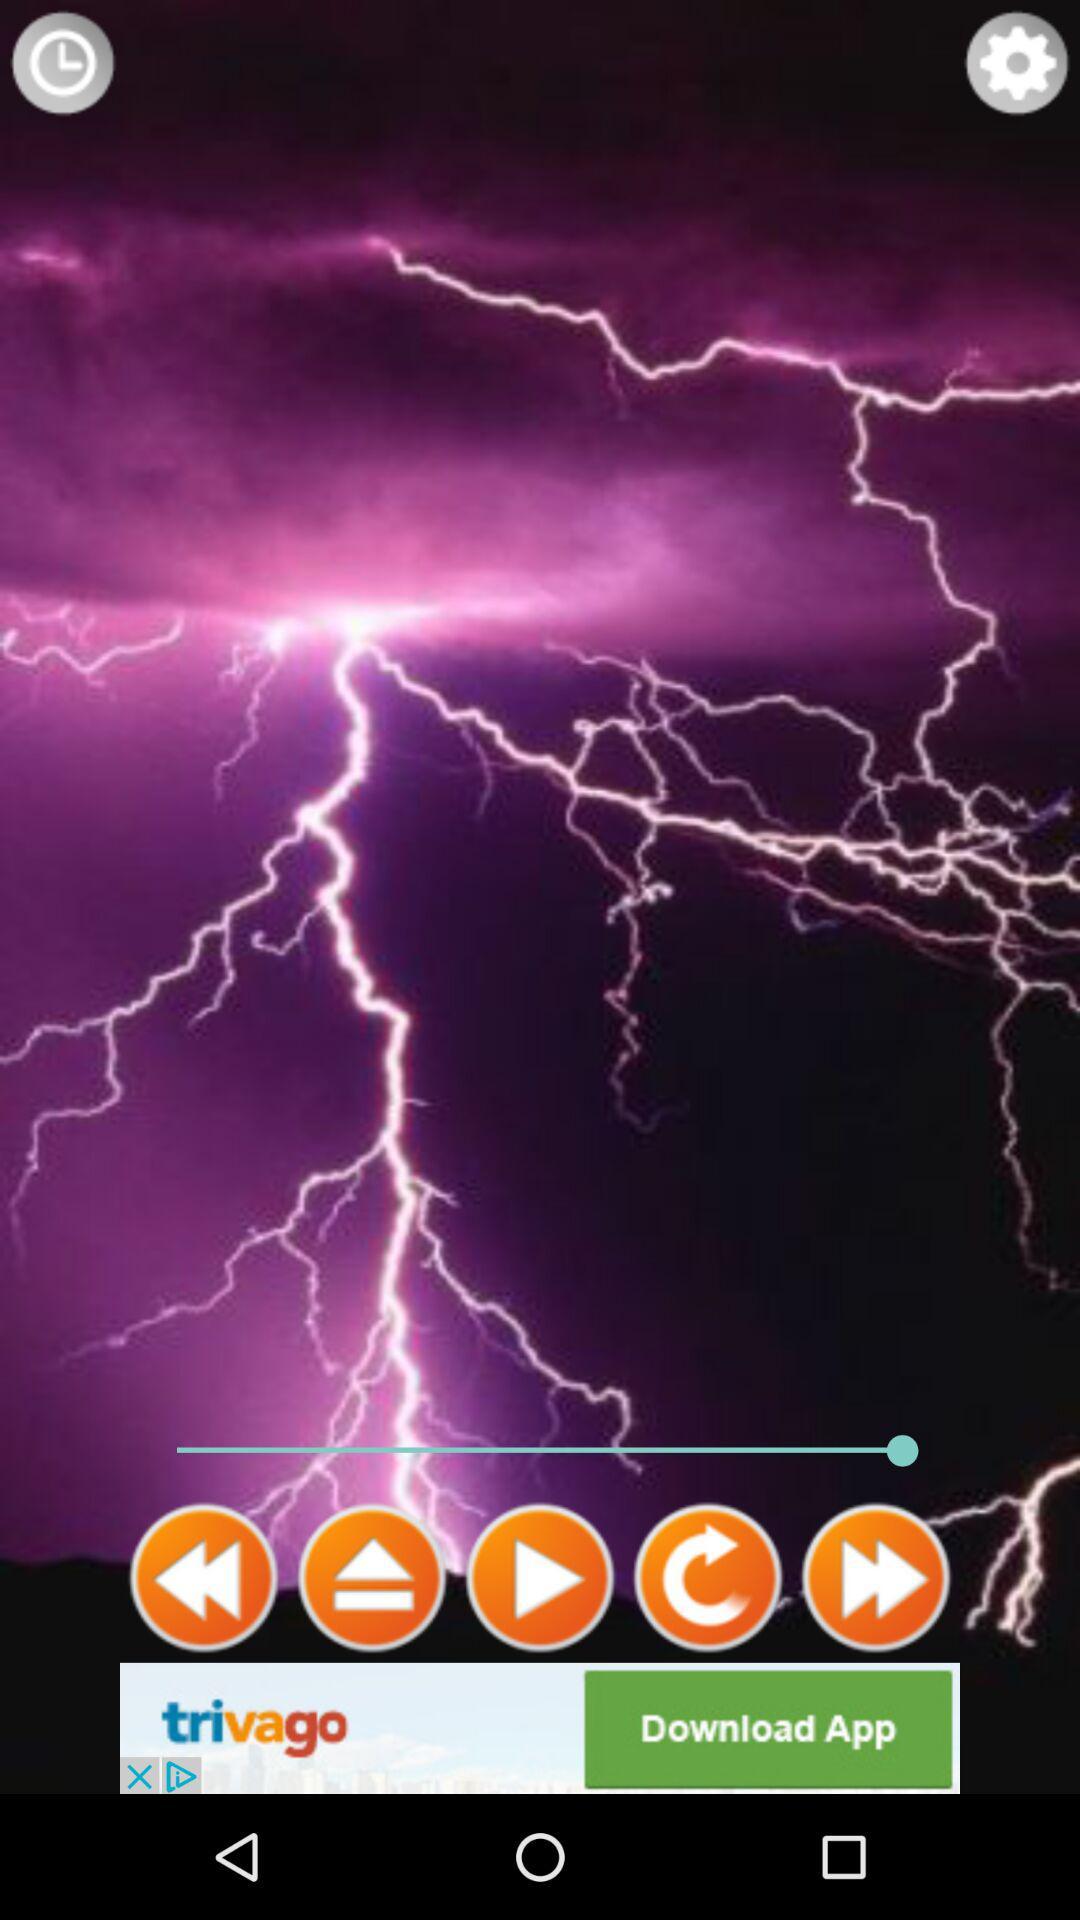 Image resolution: width=1080 pixels, height=1920 pixels. Describe the element at coordinates (540, 1577) in the screenshot. I see `switch play option` at that location.